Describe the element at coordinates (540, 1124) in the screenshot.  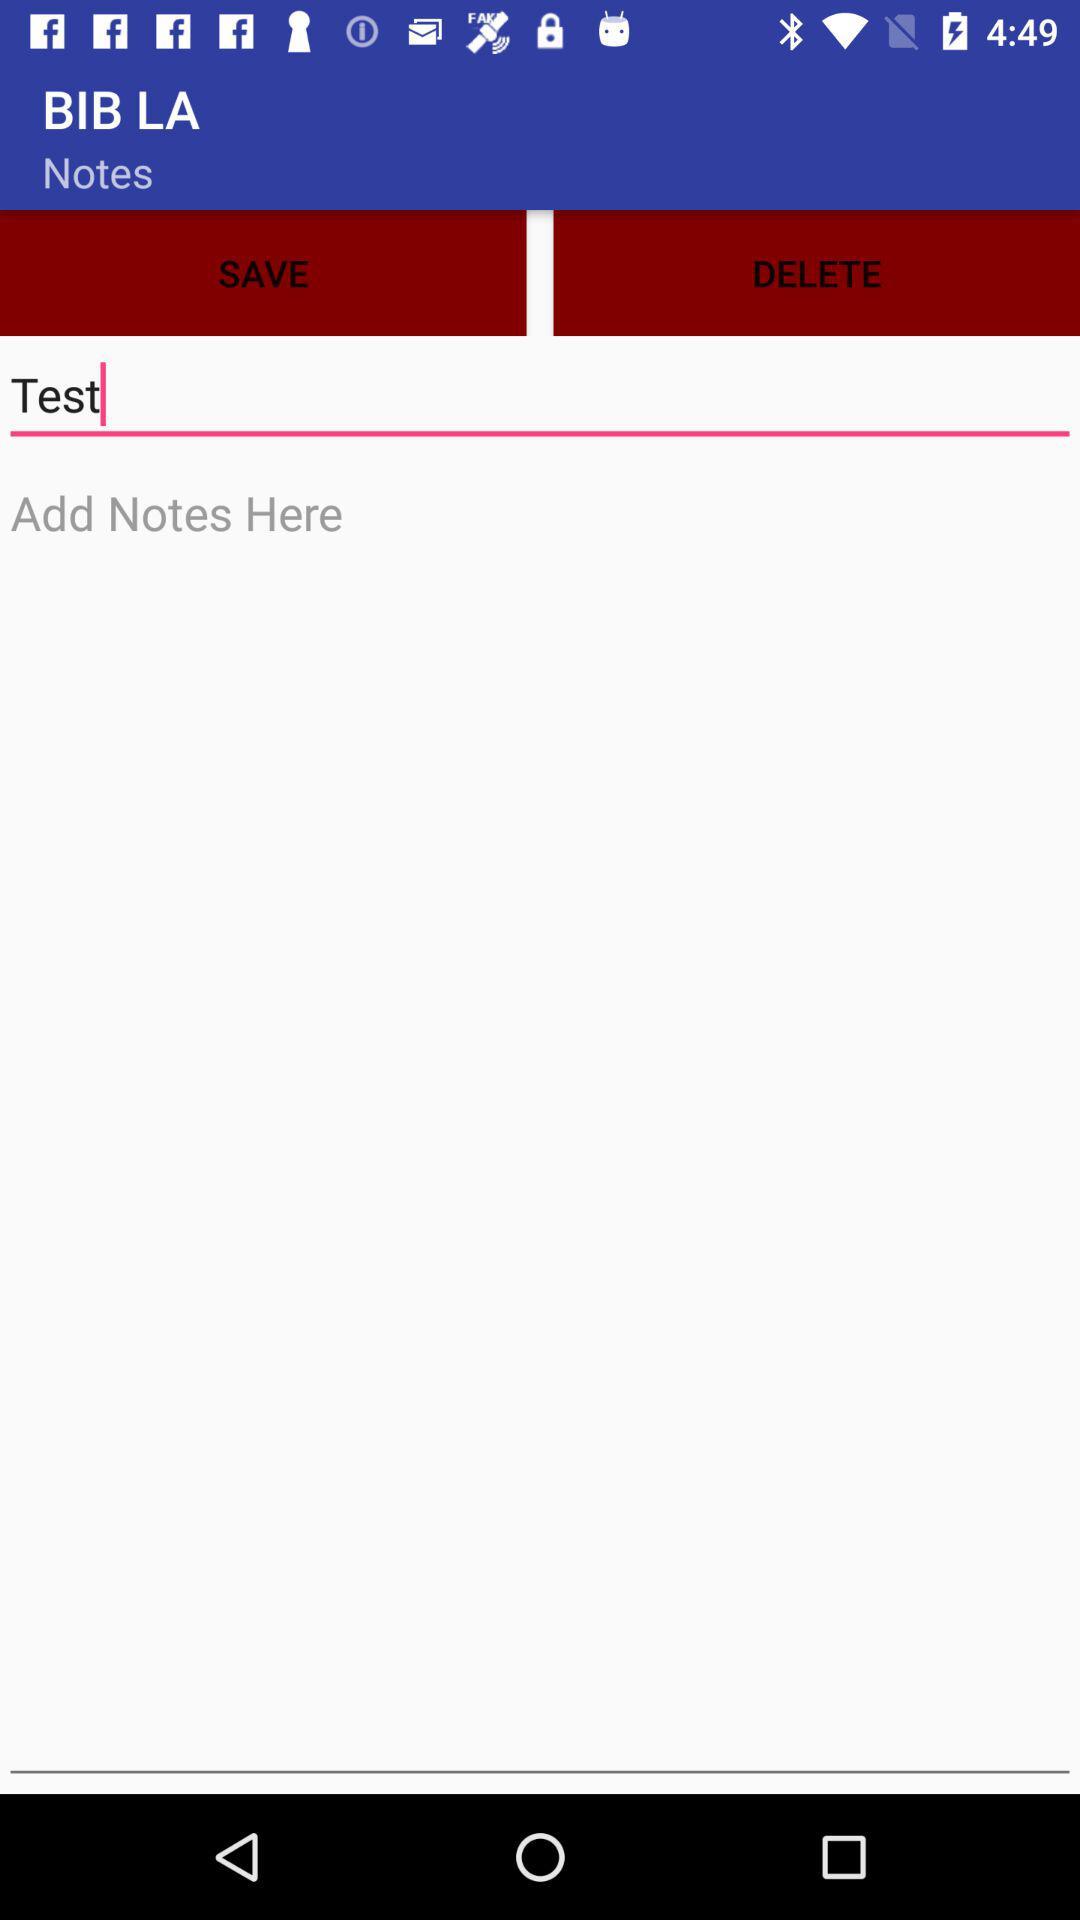
I see `item below the test item` at that location.